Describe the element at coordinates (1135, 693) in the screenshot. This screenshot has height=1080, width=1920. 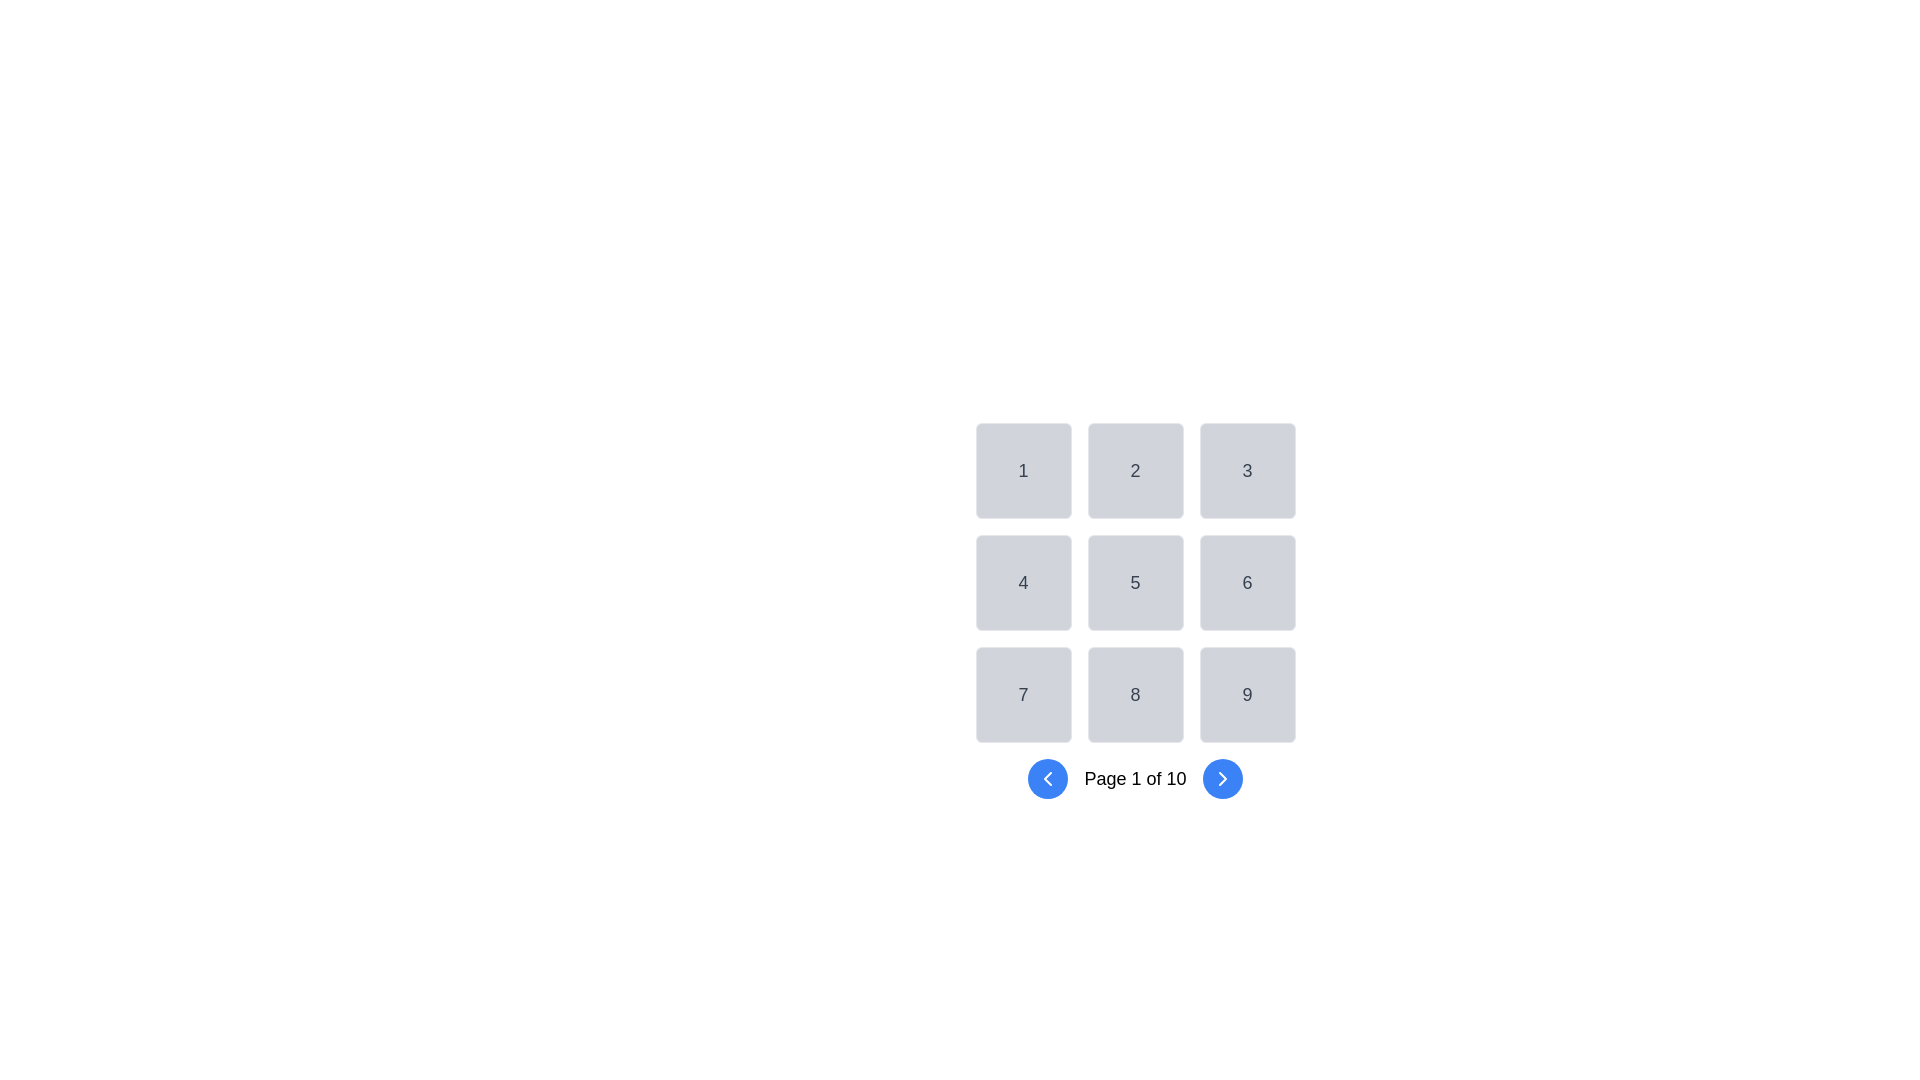
I see `the static grid item located at the bottom-center of a 3x3 grid layout, specifically the 8th slot, which is non-interactive` at that location.